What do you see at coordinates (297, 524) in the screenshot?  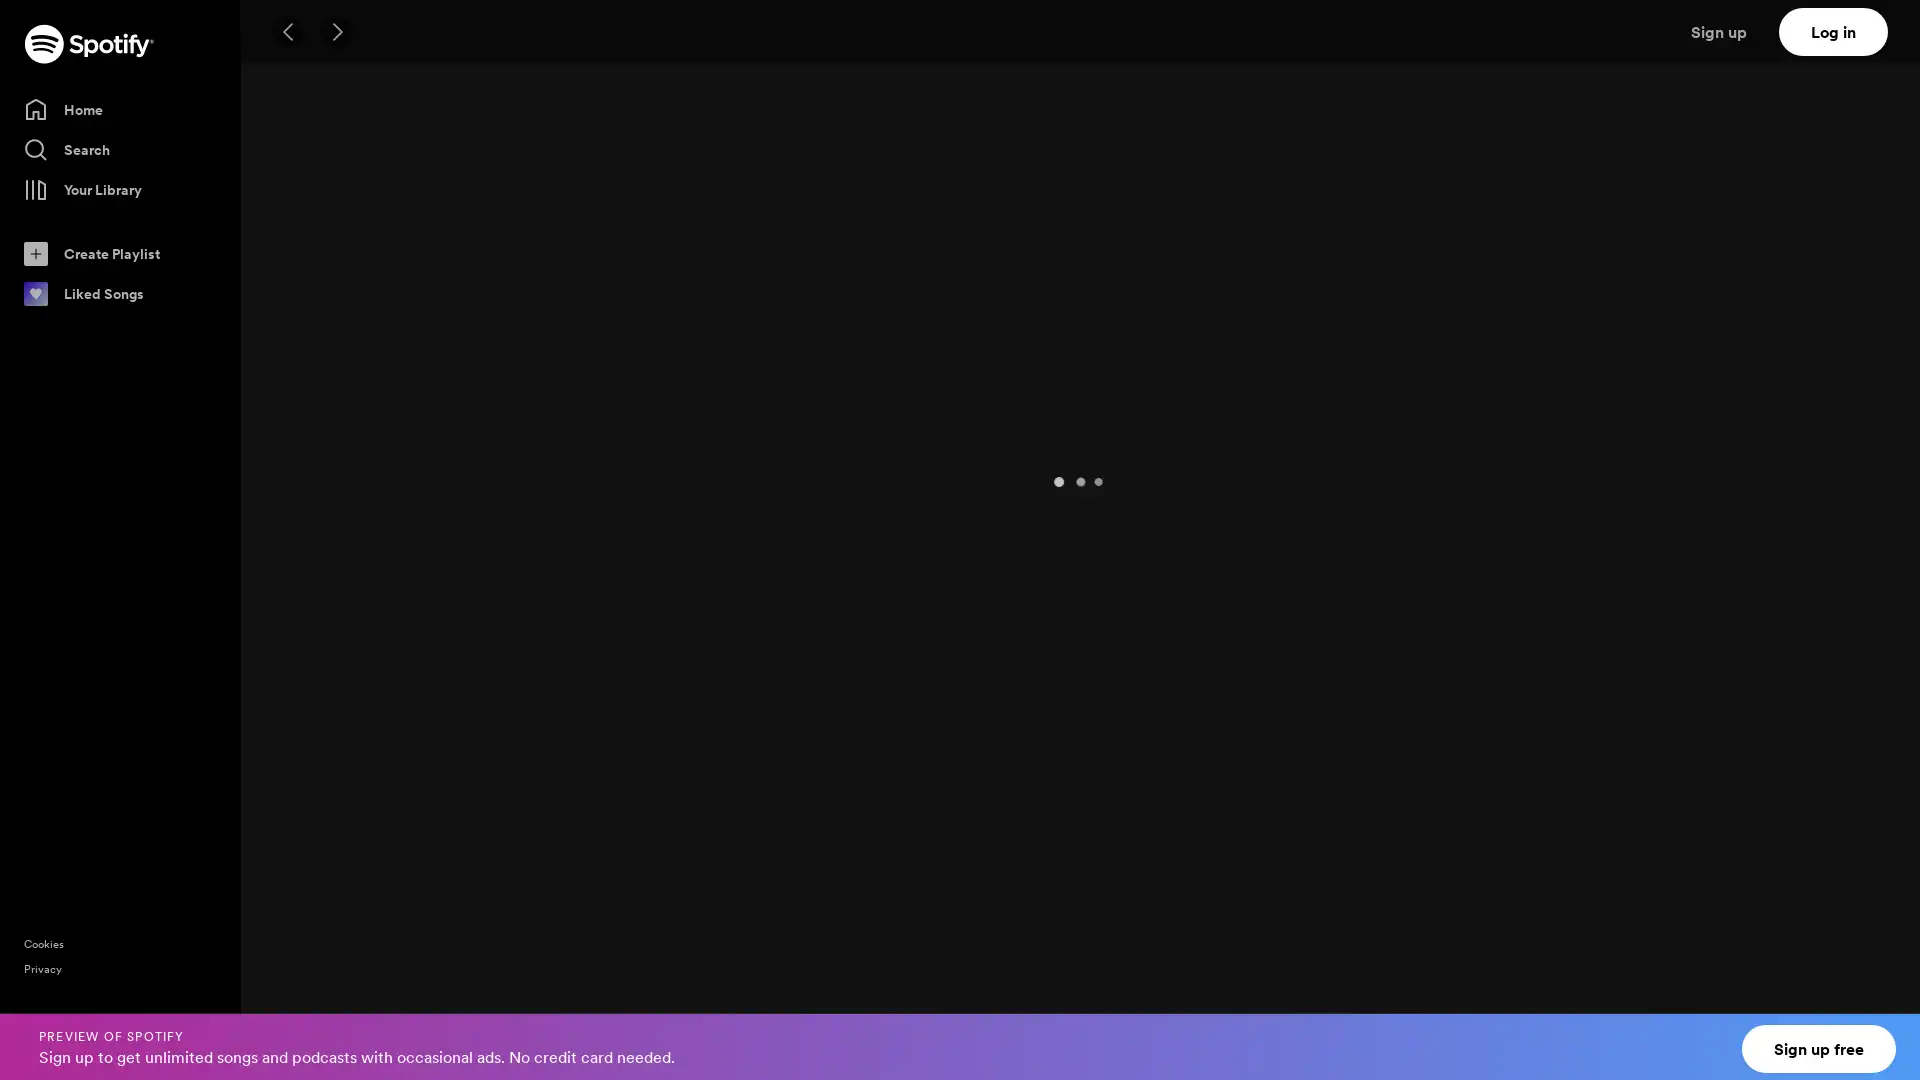 I see `Play Observatory by Sofie Birch, Nana Pi` at bounding box center [297, 524].